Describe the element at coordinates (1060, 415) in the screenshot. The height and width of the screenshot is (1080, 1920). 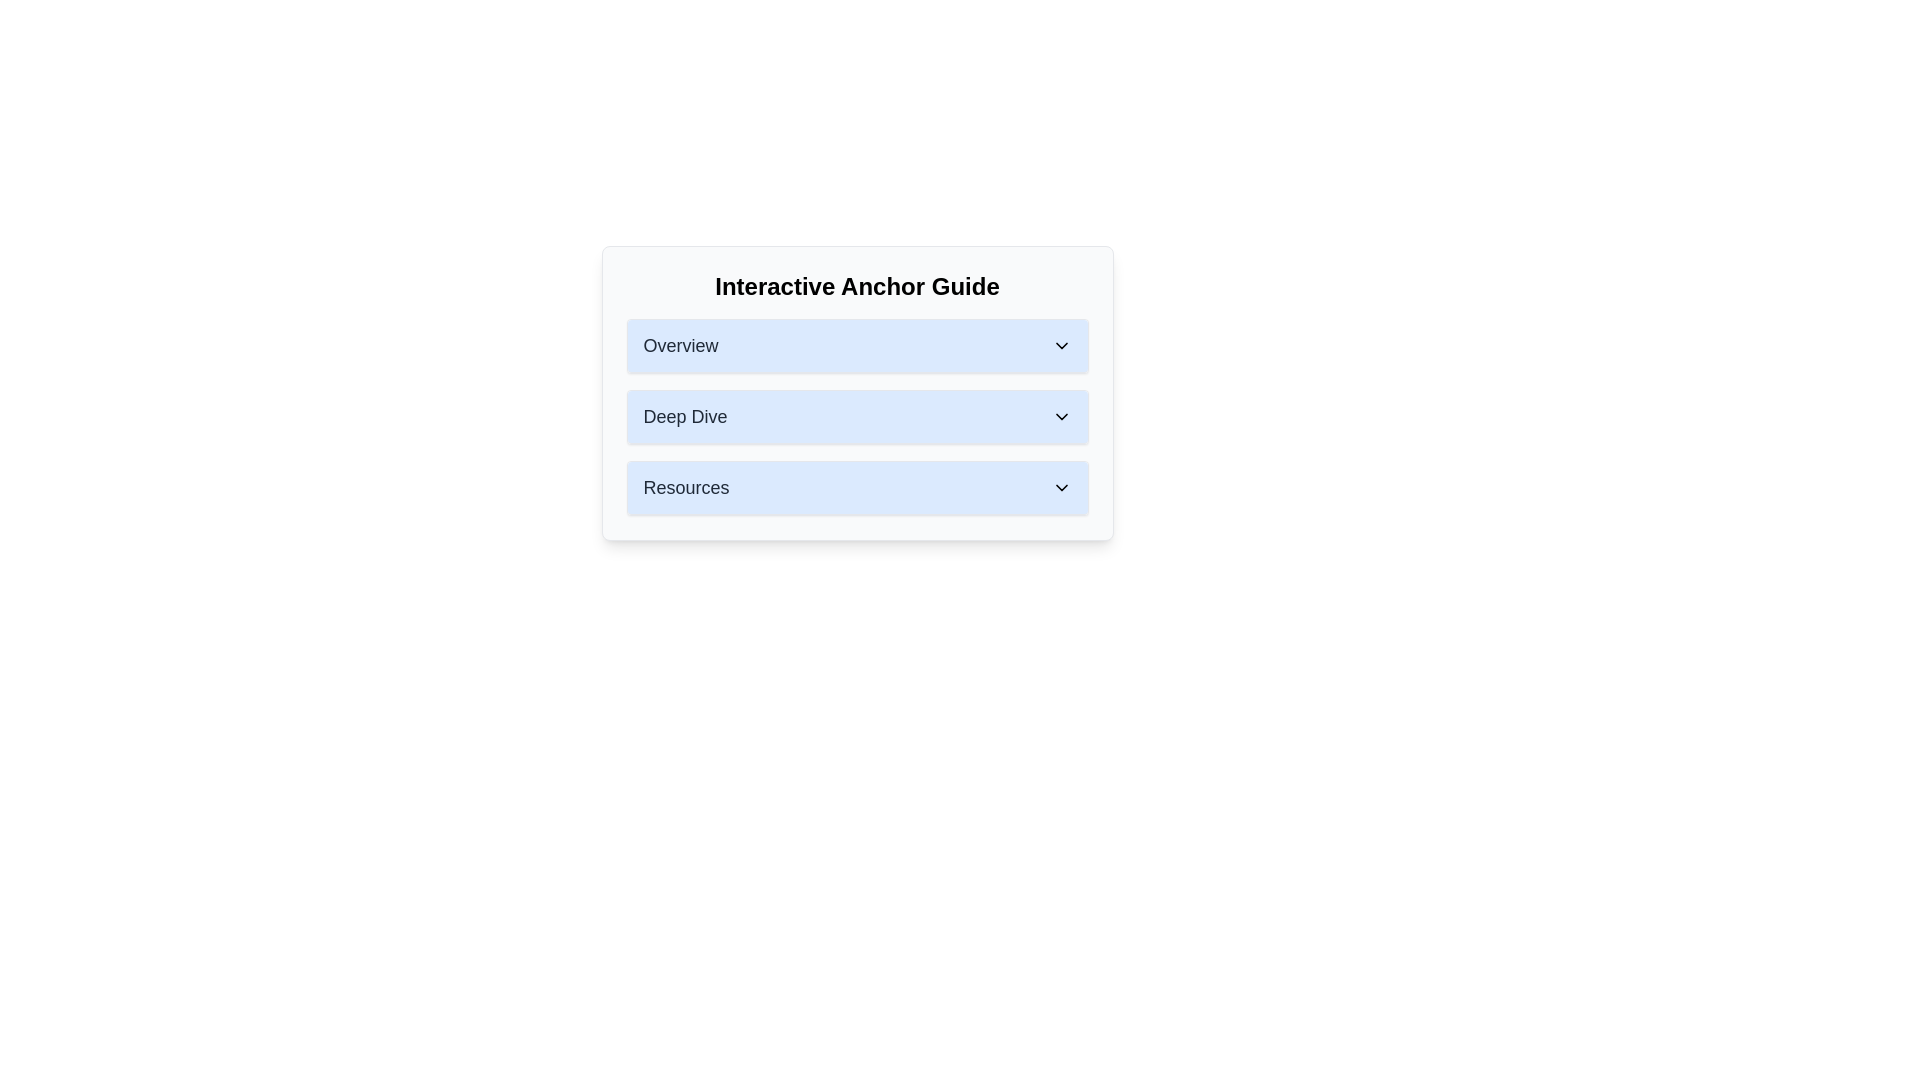
I see `the downward-pointing chevron icon located at the rightmost edge of the 'Deep Dive' button` at that location.